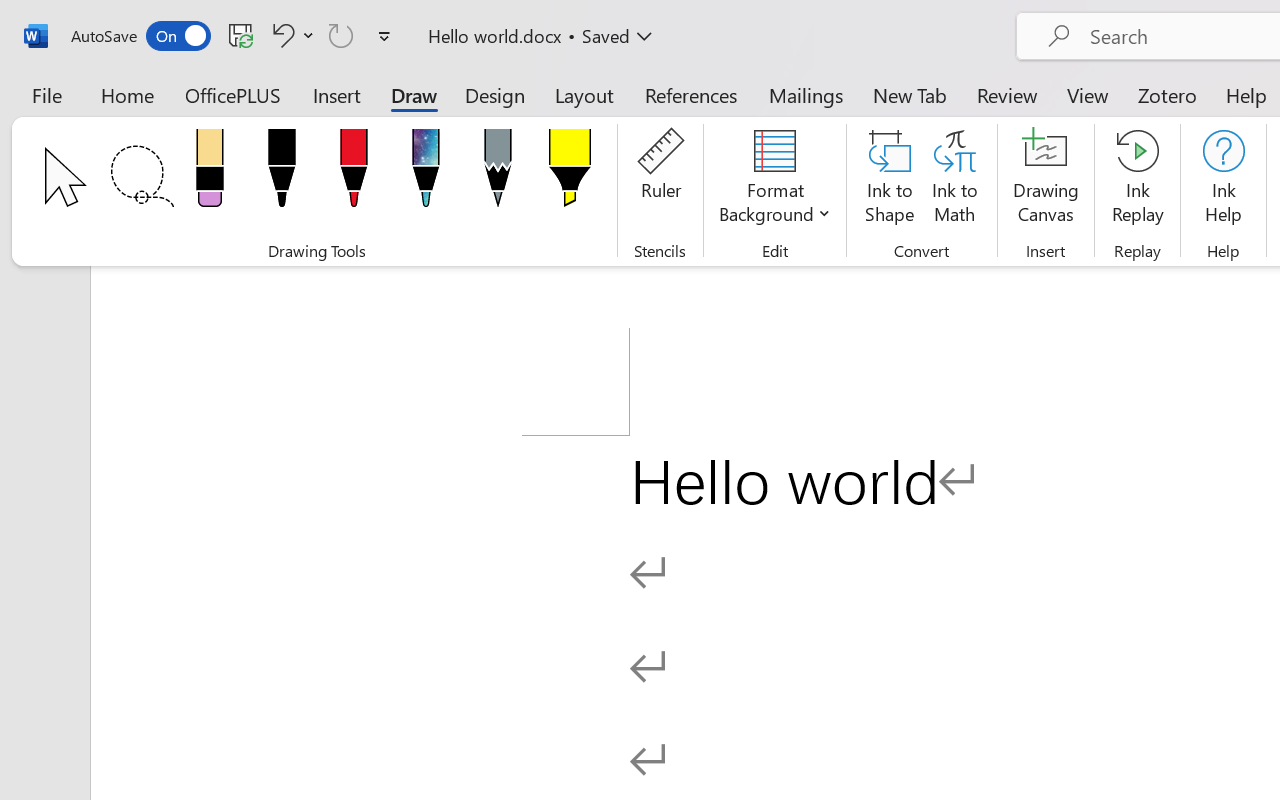 Image resolution: width=1280 pixels, height=800 pixels. What do you see at coordinates (1007, 94) in the screenshot?
I see `'Review'` at bounding box center [1007, 94].